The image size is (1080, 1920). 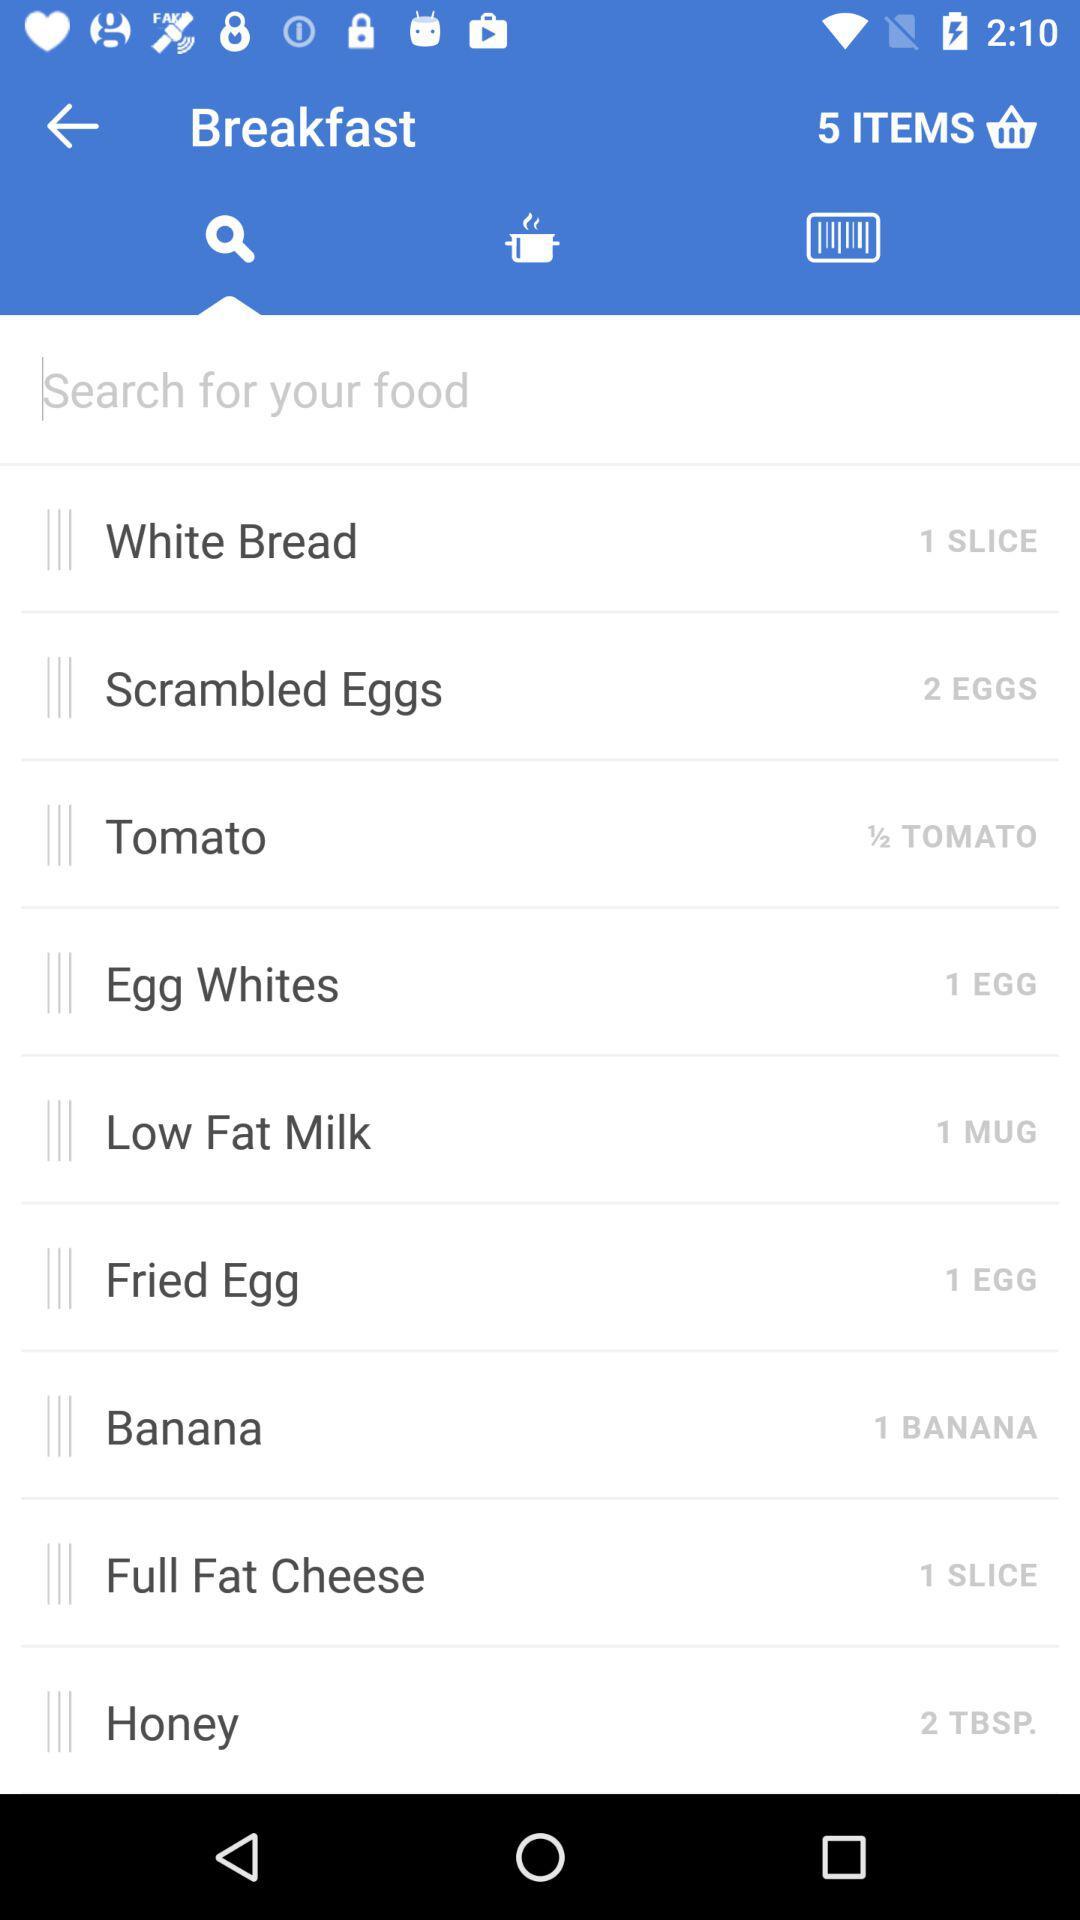 I want to click on the search icon, so click(x=228, y=261).